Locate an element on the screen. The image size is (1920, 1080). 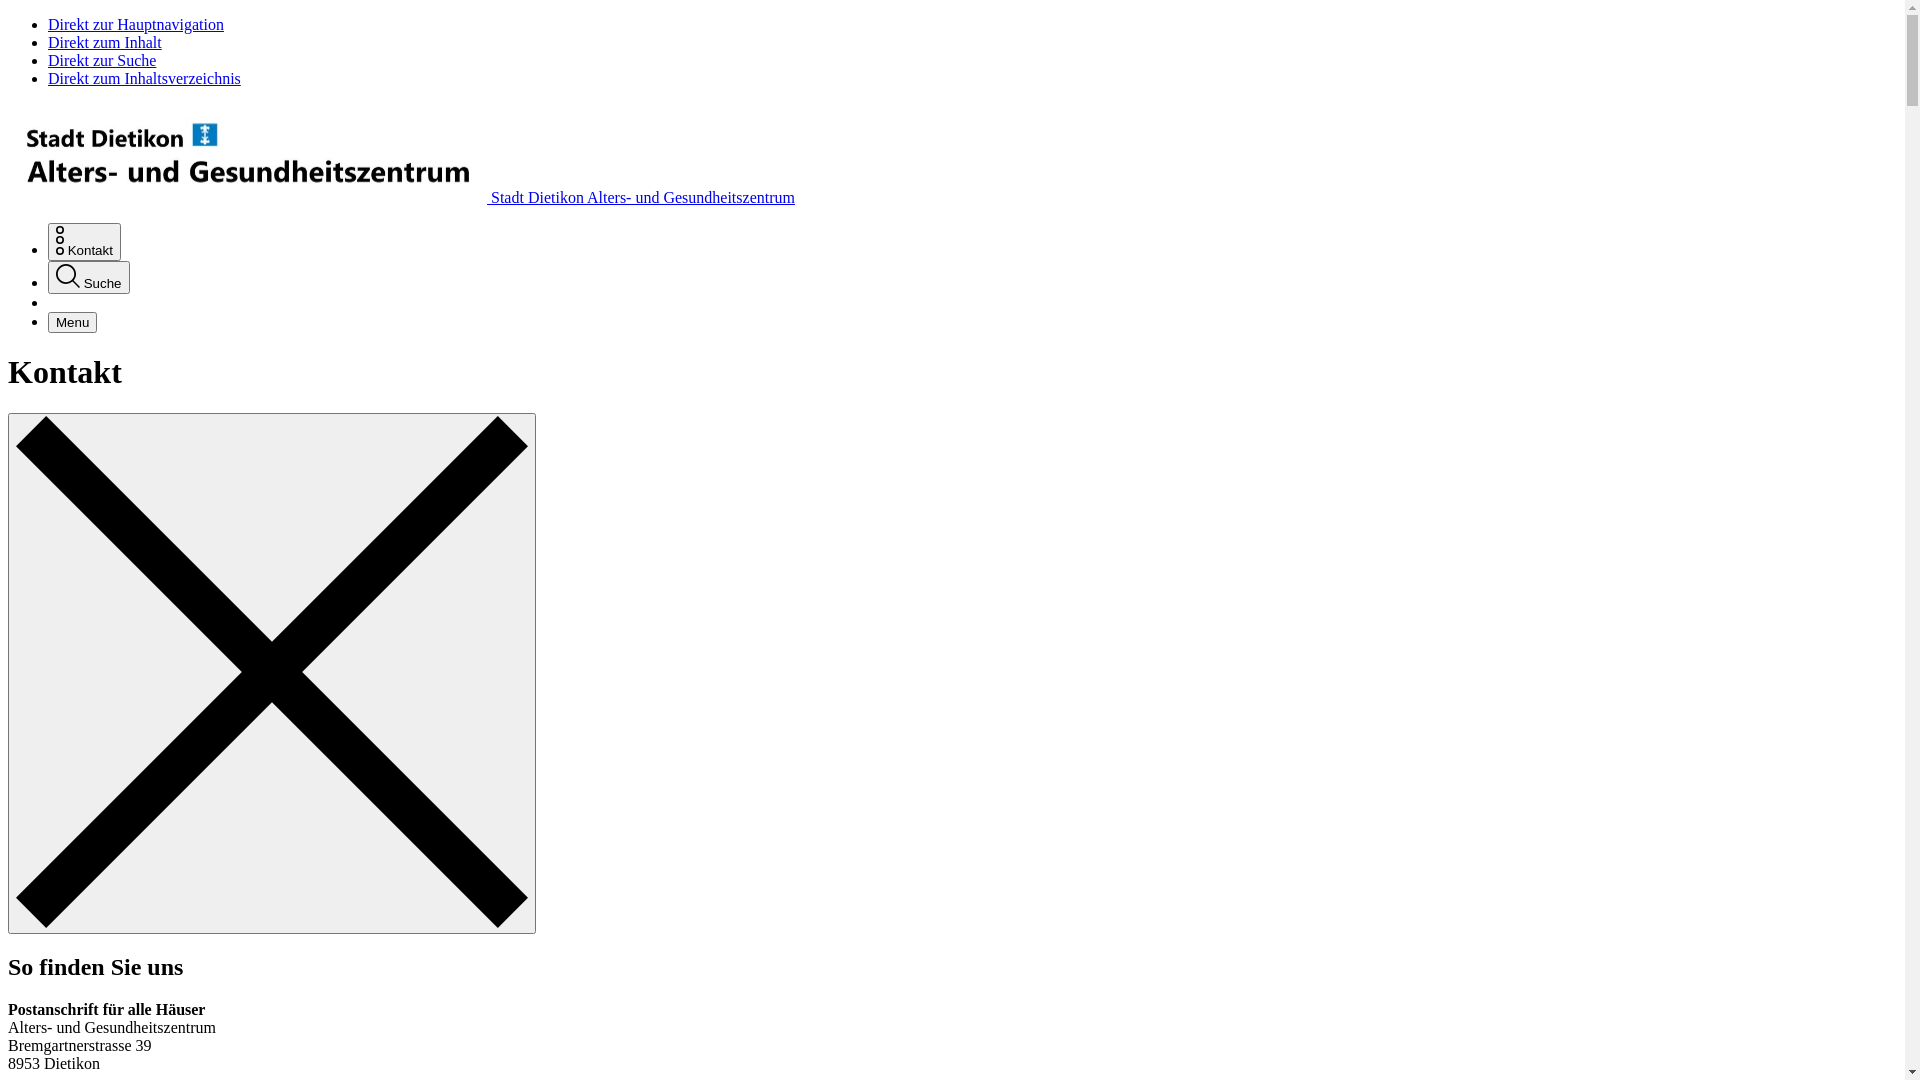
'Suche' is located at coordinates (88, 277).